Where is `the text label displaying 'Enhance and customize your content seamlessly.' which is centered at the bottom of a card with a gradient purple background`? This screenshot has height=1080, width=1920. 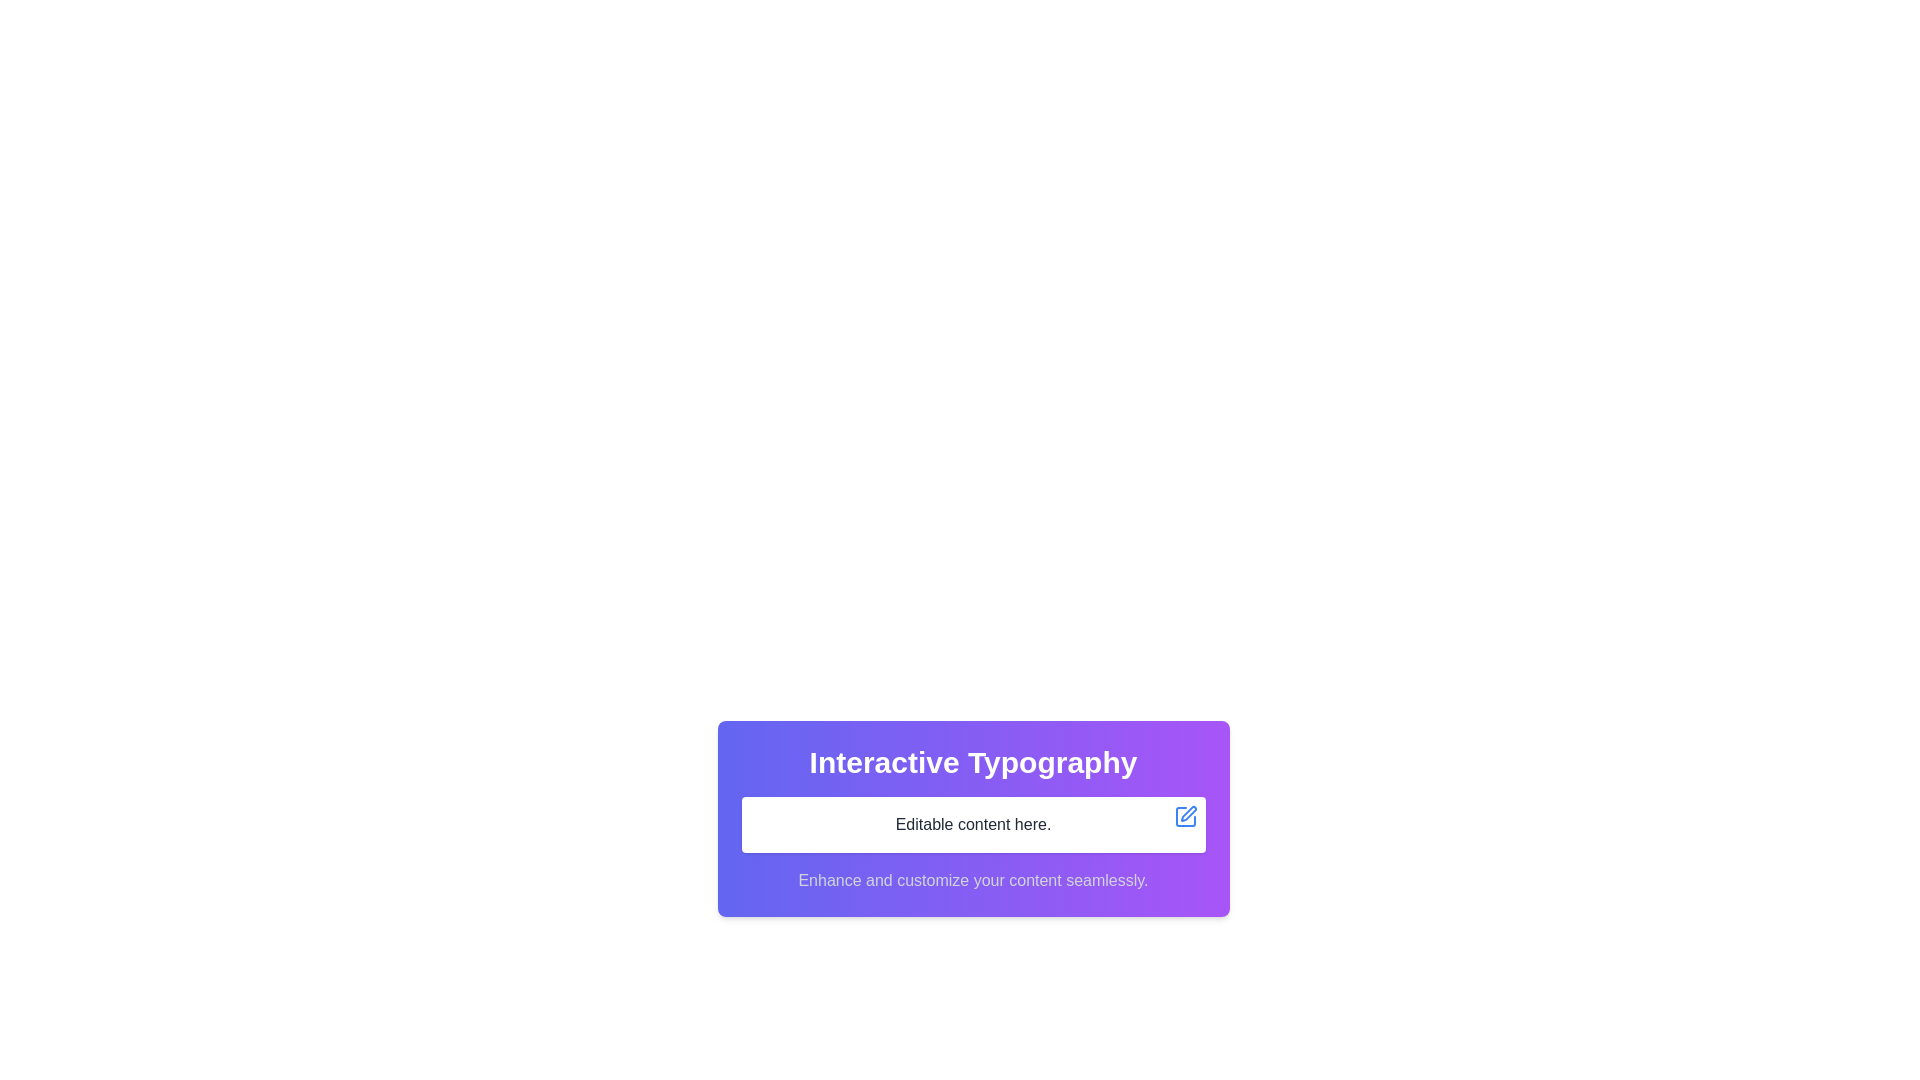 the text label displaying 'Enhance and customize your content seamlessly.' which is centered at the bottom of a card with a gradient purple background is located at coordinates (973, 879).